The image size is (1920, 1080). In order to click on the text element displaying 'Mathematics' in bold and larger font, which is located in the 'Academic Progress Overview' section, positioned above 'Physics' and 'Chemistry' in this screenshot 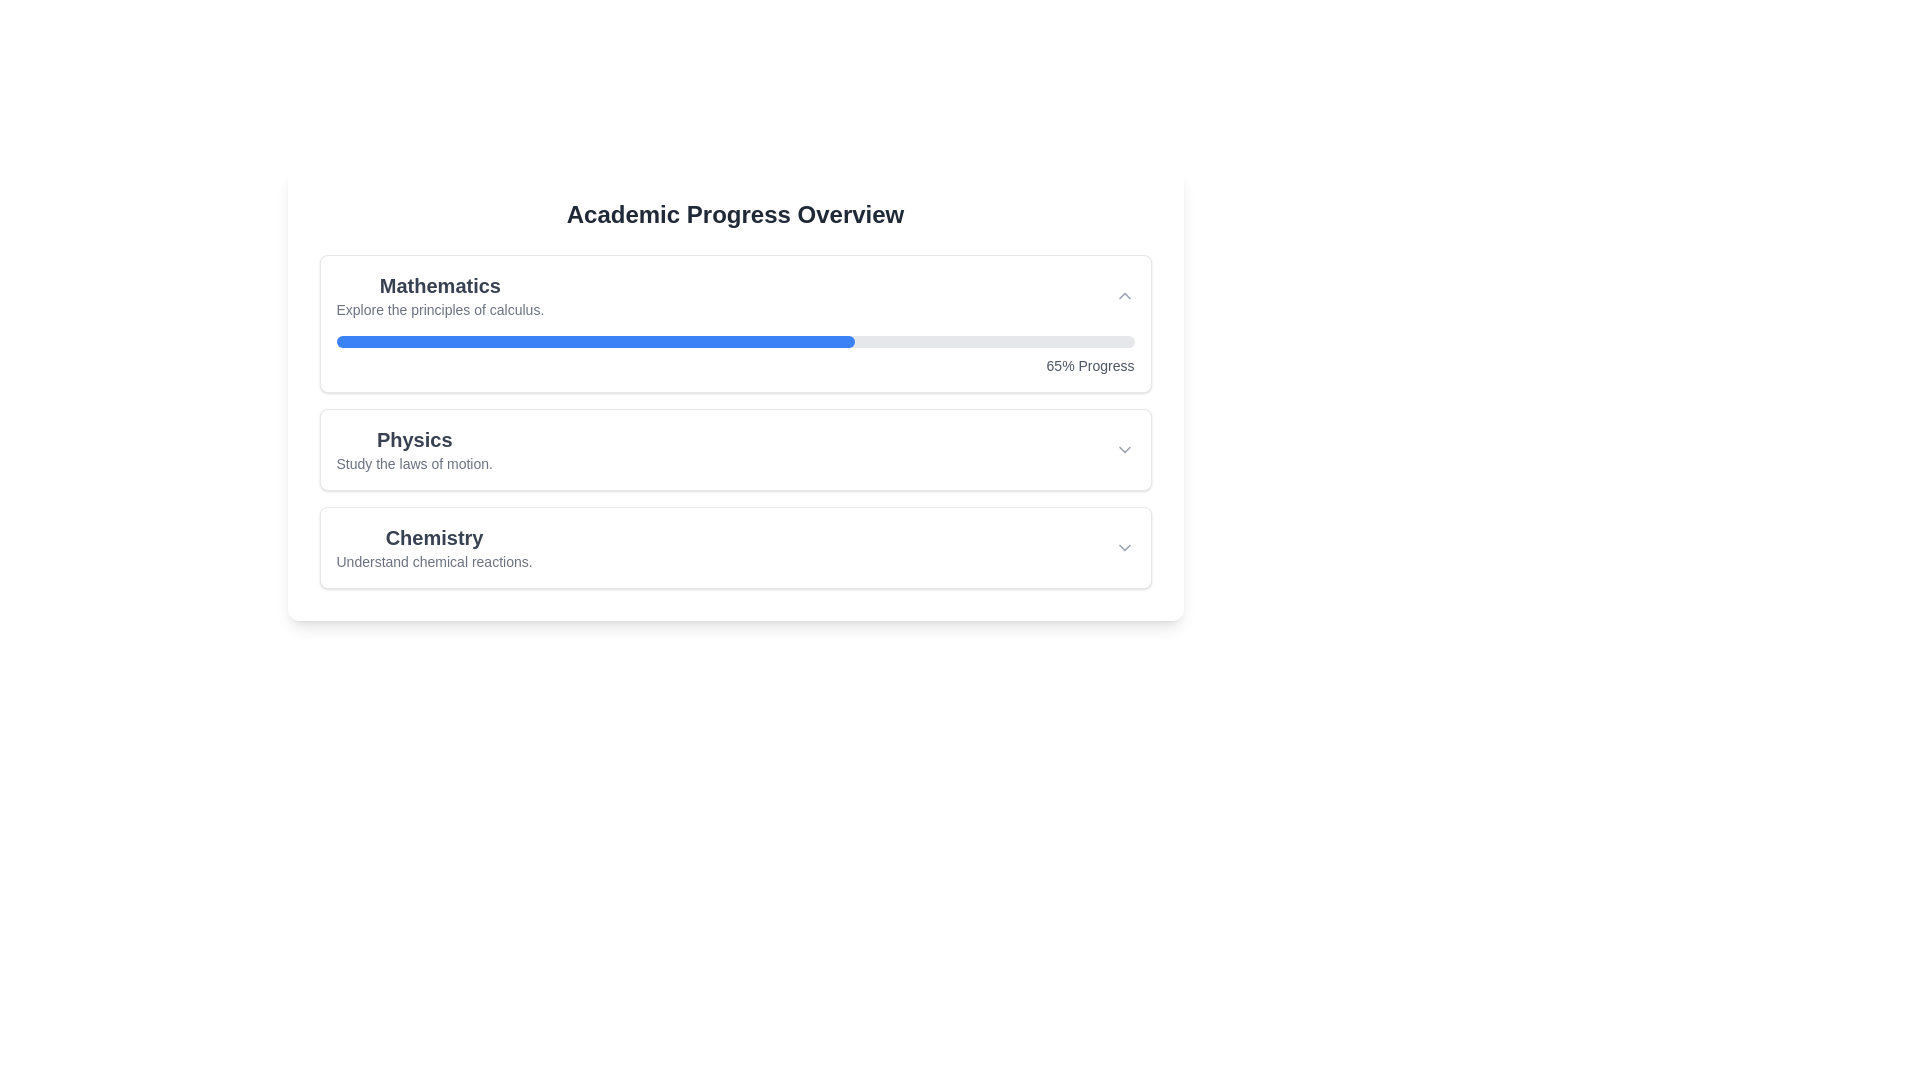, I will do `click(439, 296)`.